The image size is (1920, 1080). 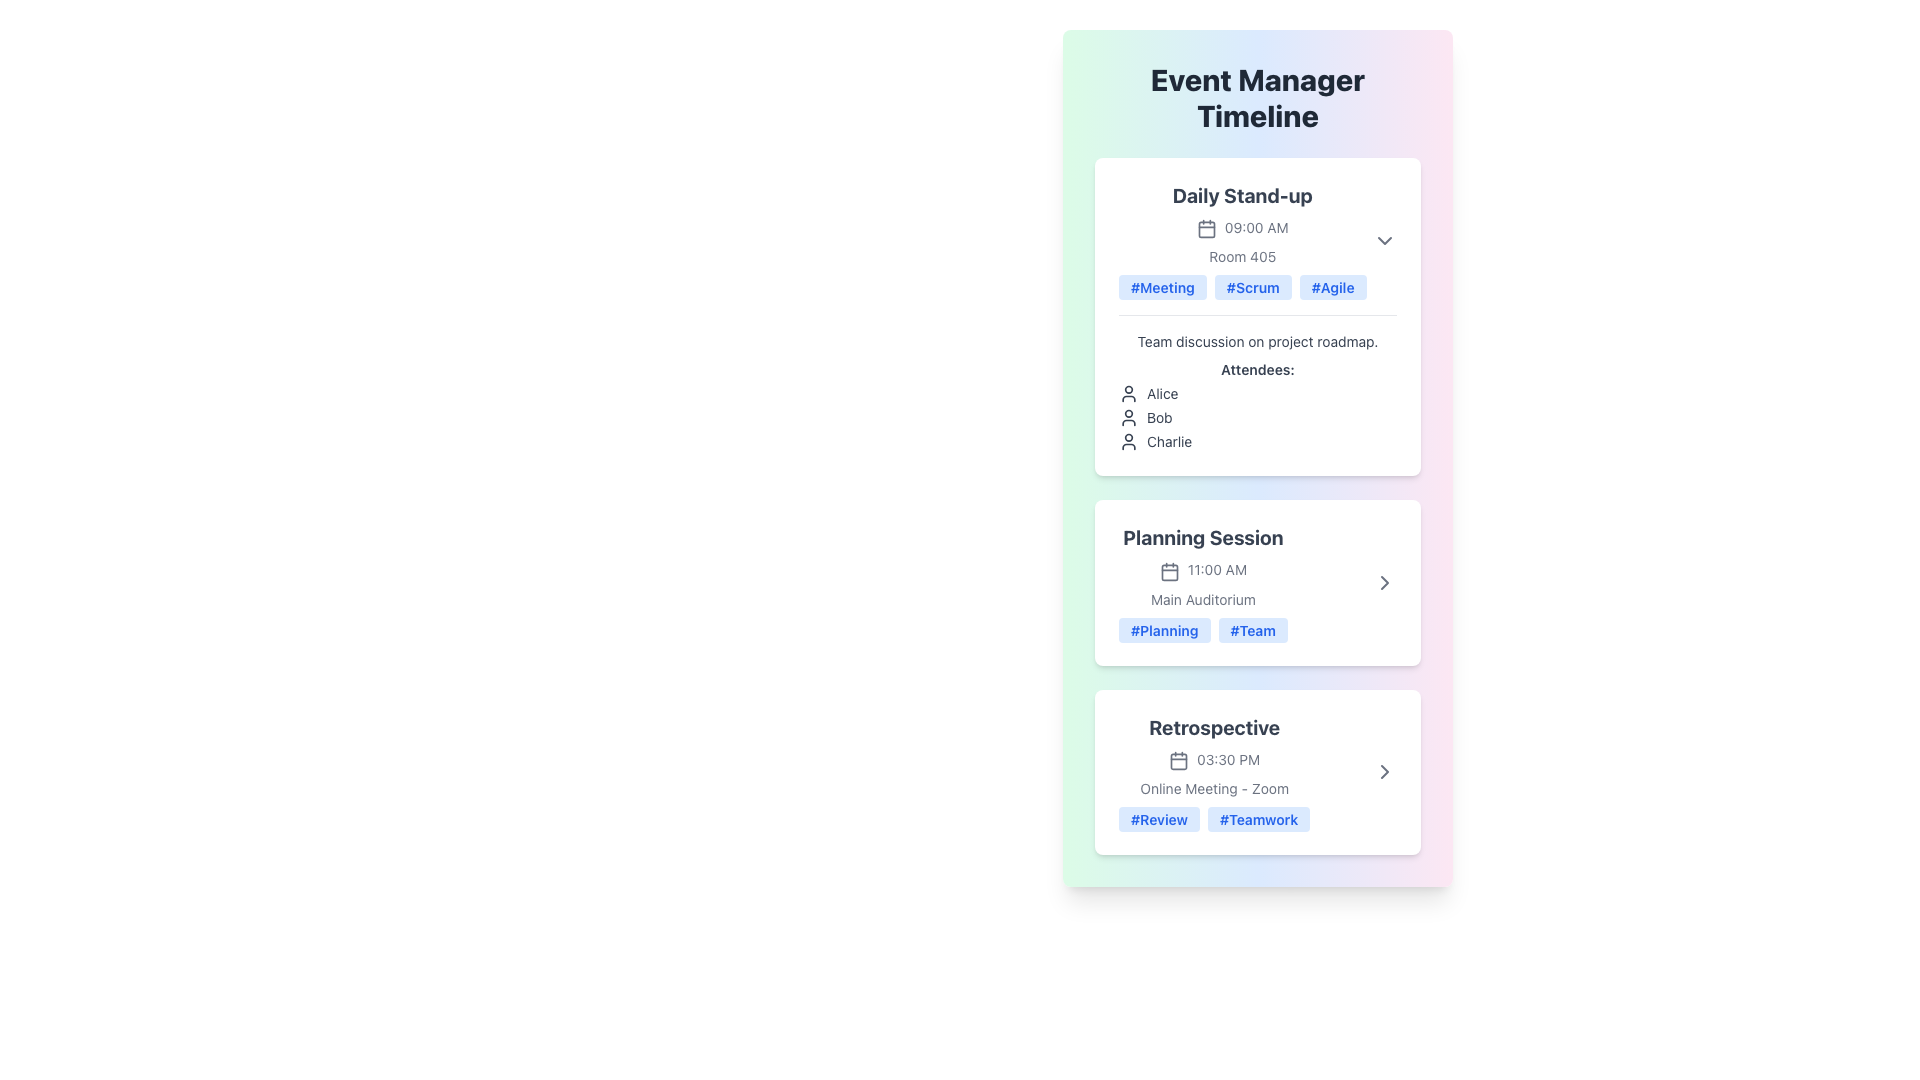 What do you see at coordinates (1169, 571) in the screenshot?
I see `the calendar icon located beside '11:00 AM' in the 'Planning Session' section, which visually indicates a date or event` at bounding box center [1169, 571].